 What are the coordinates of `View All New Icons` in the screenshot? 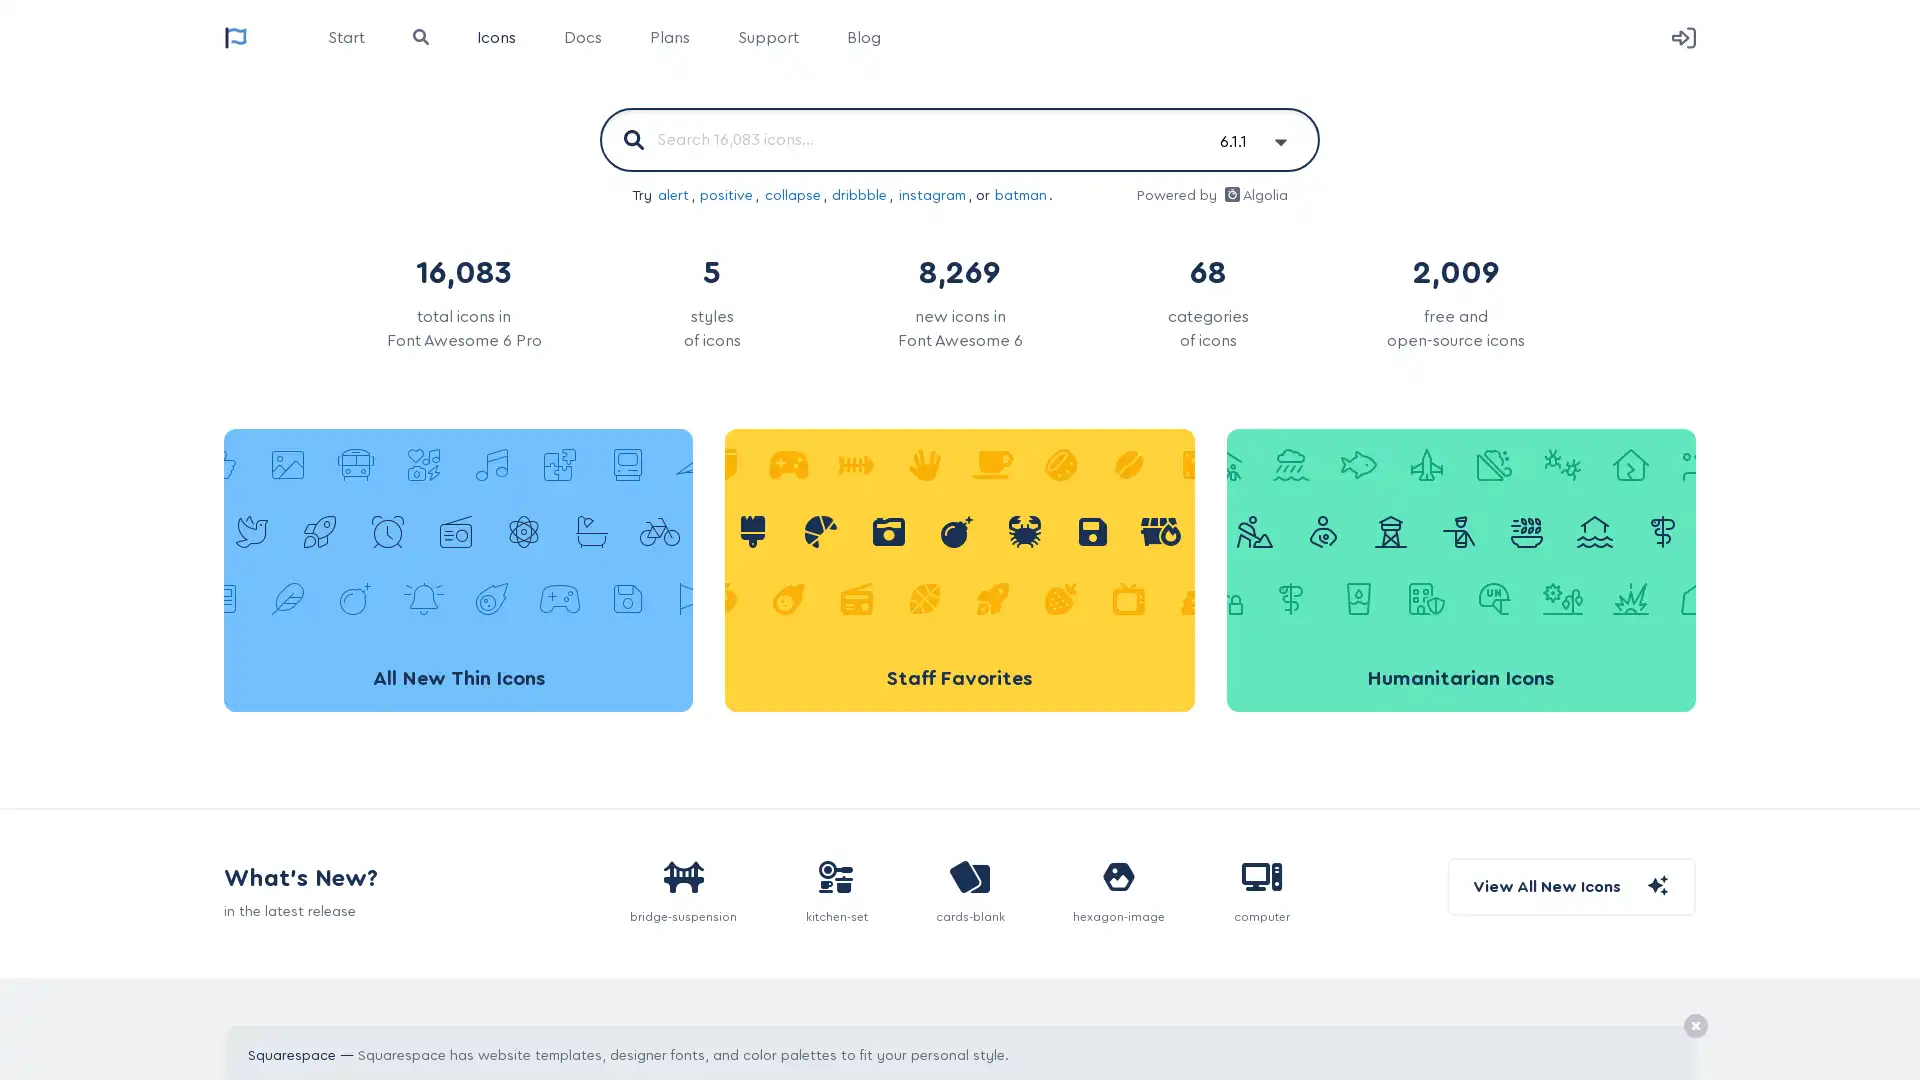 It's located at (1570, 885).